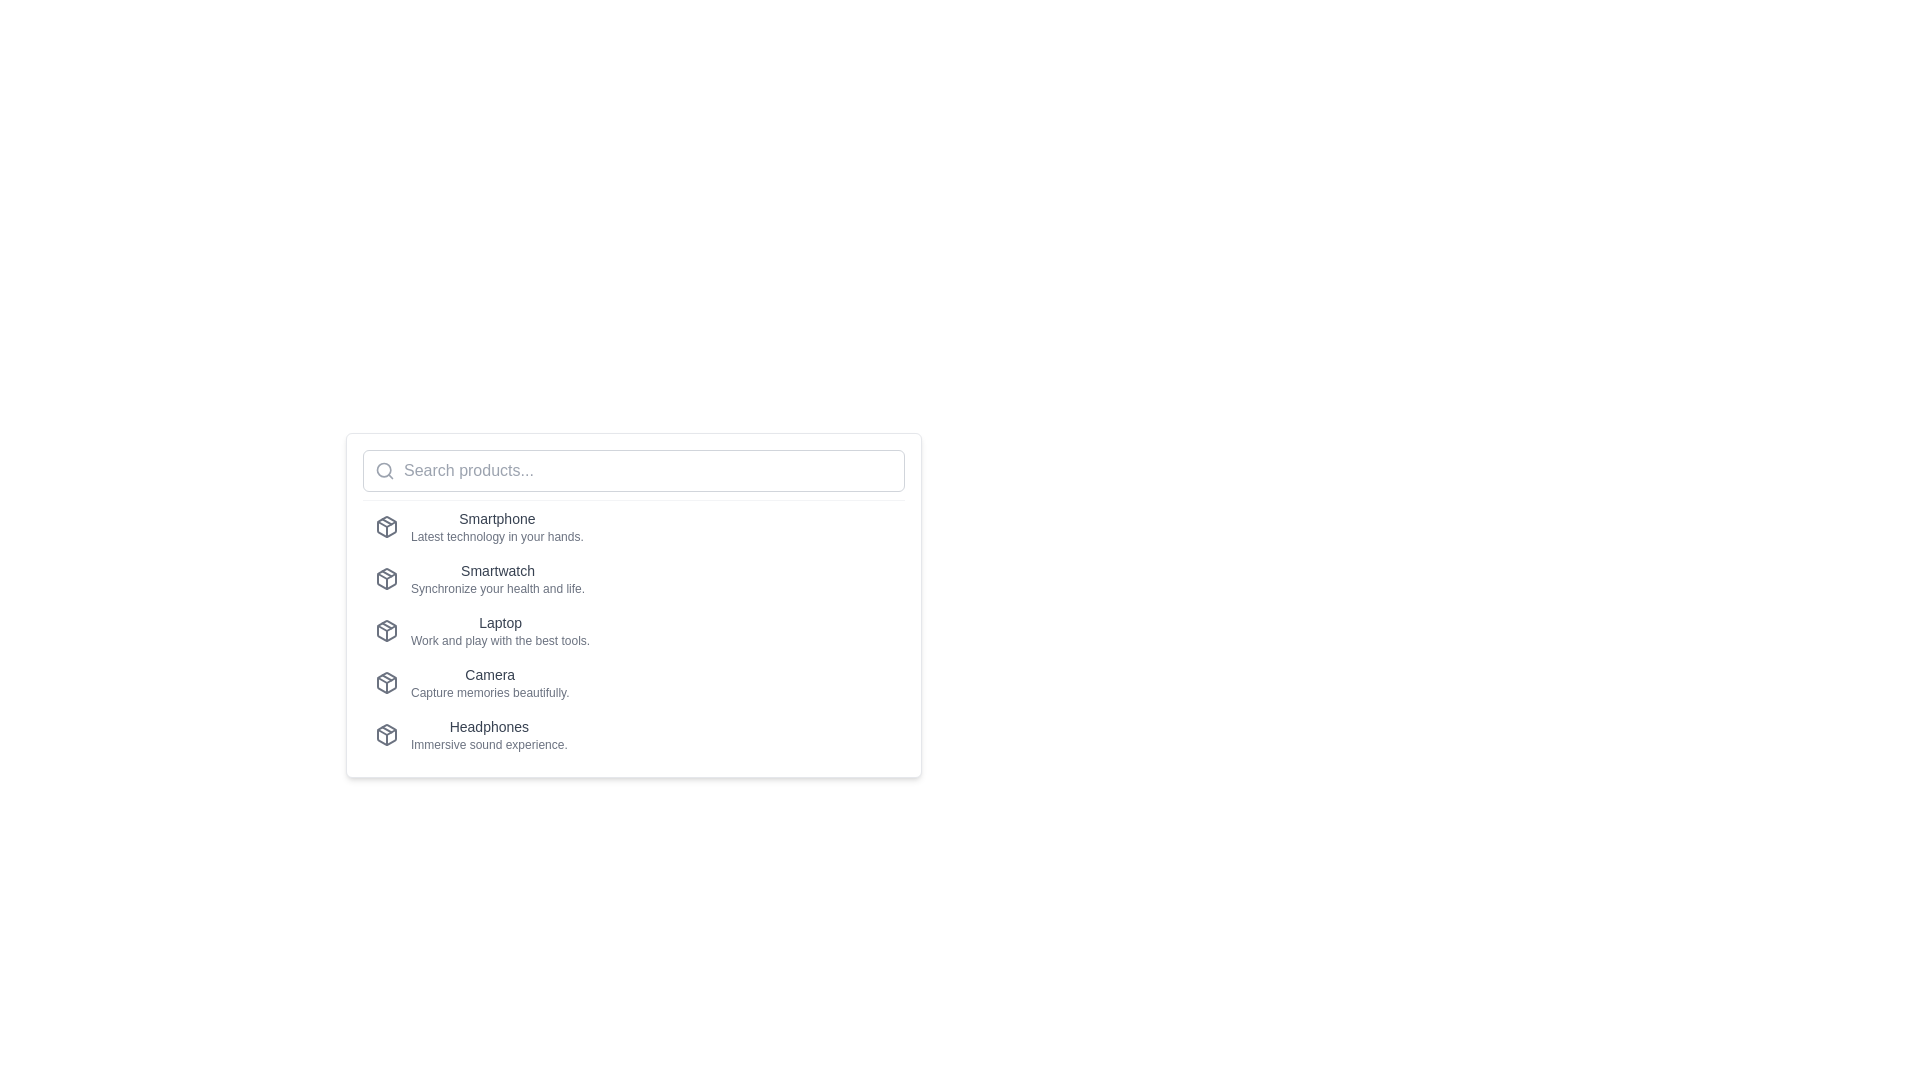  What do you see at coordinates (489, 726) in the screenshot?
I see `the text label 'Headphones' which is styled in a medium-sized grayish font and serves as a category descriptor, positioned prominently within a list of search results` at bounding box center [489, 726].